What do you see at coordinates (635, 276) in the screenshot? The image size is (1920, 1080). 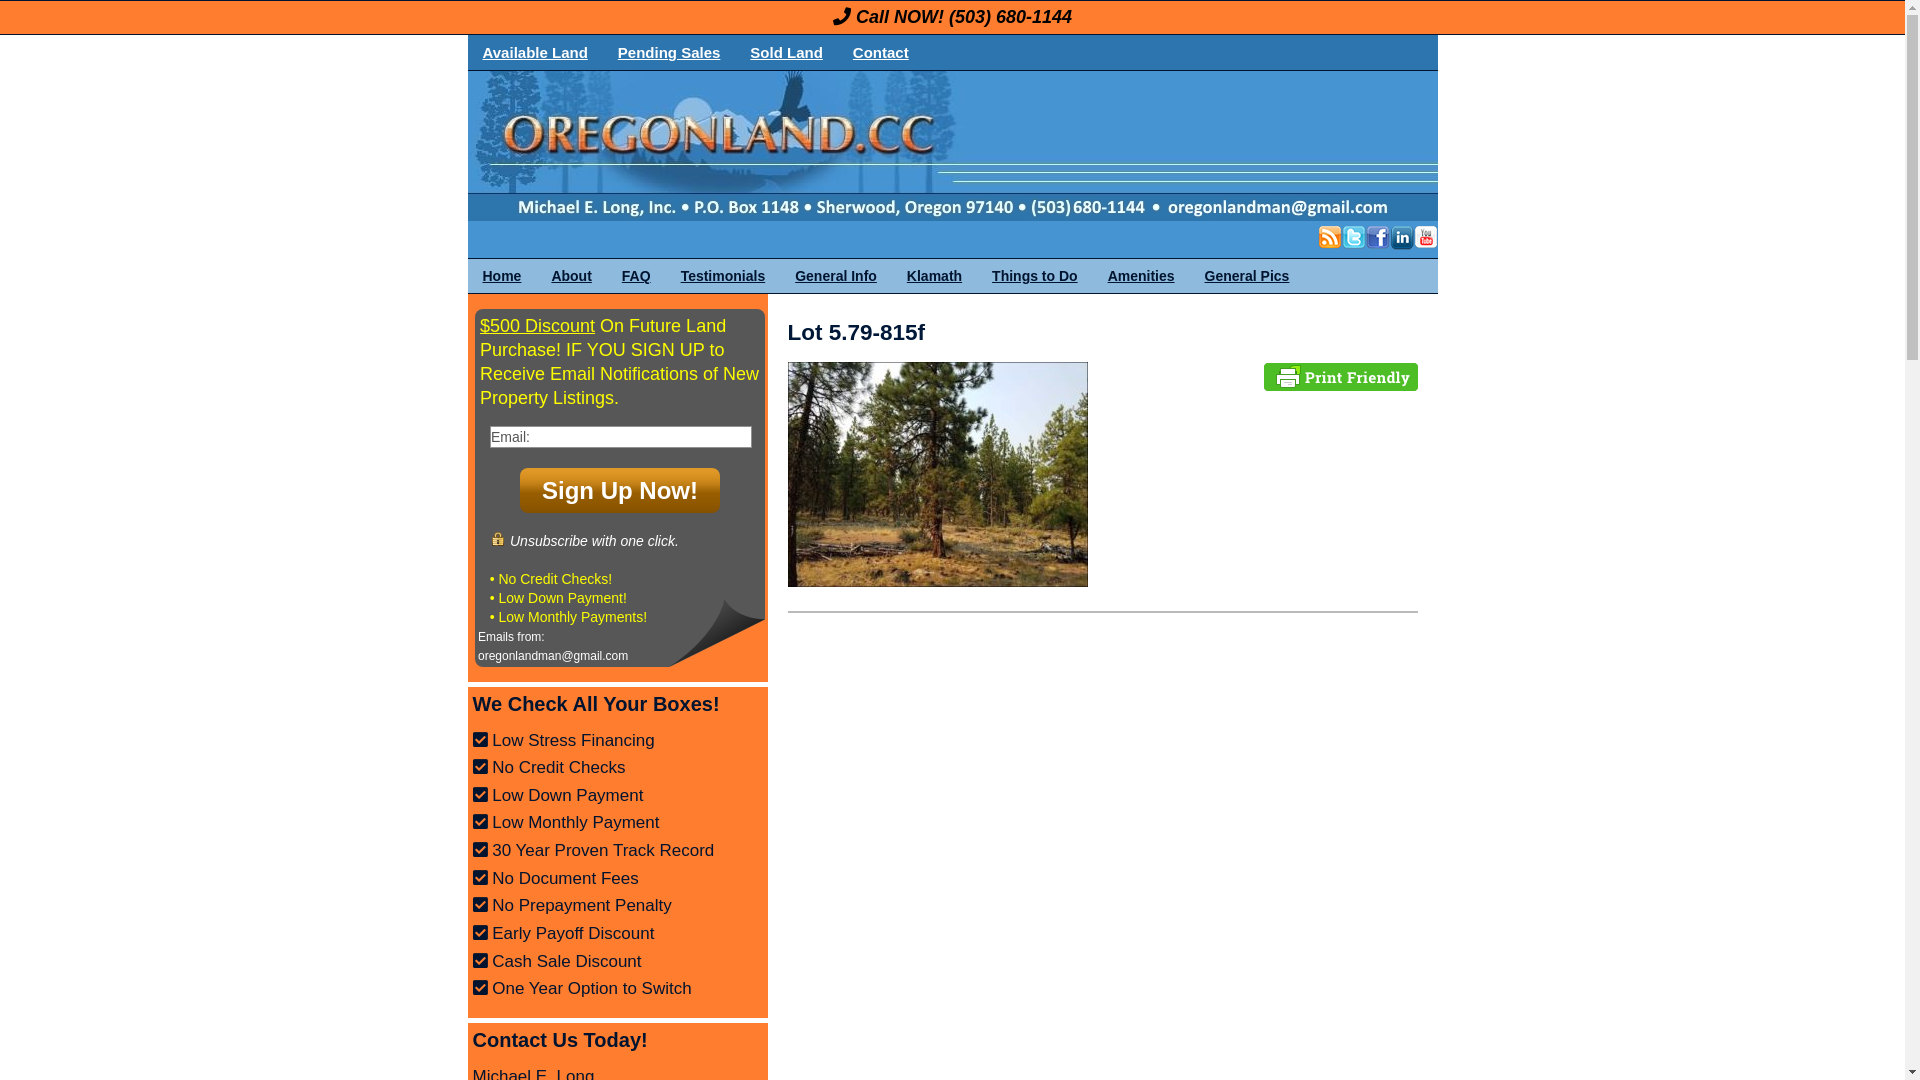 I see `'FAQ'` at bounding box center [635, 276].